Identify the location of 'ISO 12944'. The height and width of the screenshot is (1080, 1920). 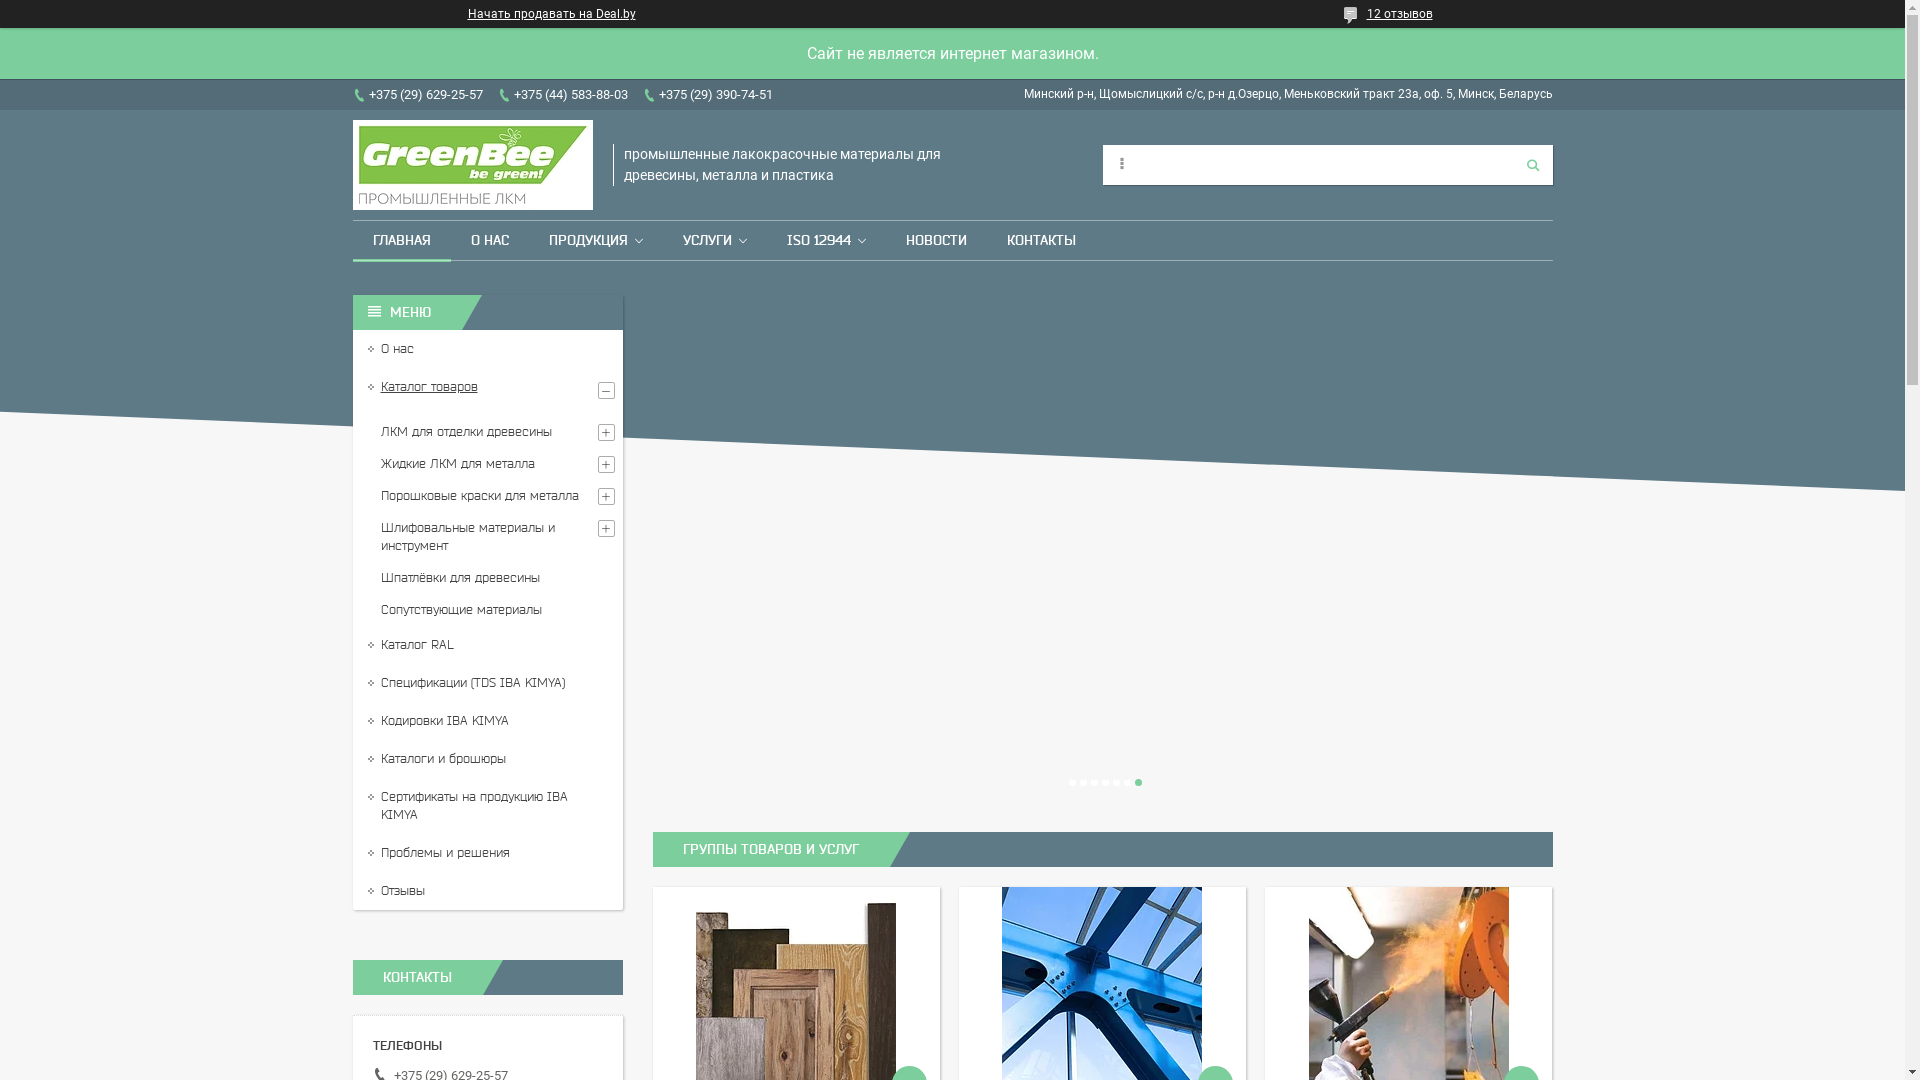
(817, 239).